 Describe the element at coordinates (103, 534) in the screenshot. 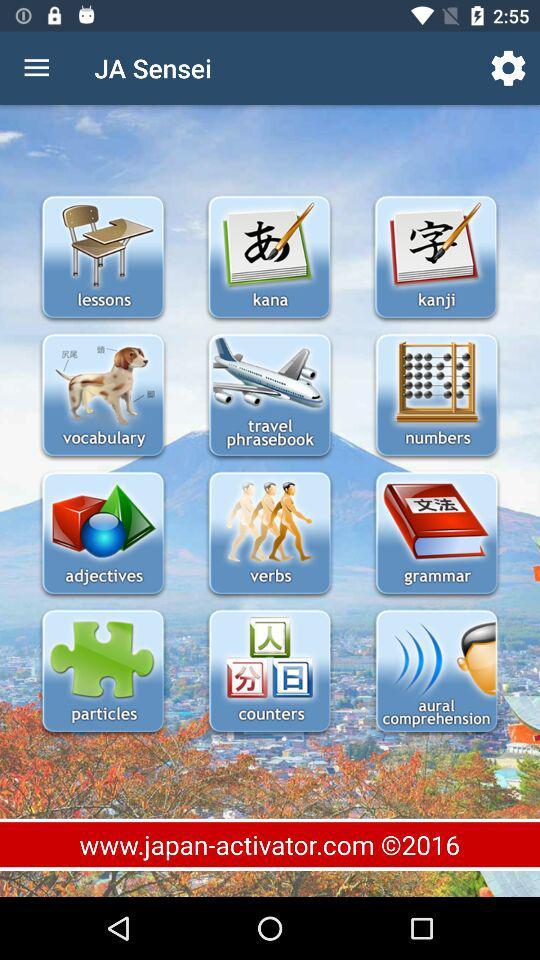

I see `open adjectives` at that location.